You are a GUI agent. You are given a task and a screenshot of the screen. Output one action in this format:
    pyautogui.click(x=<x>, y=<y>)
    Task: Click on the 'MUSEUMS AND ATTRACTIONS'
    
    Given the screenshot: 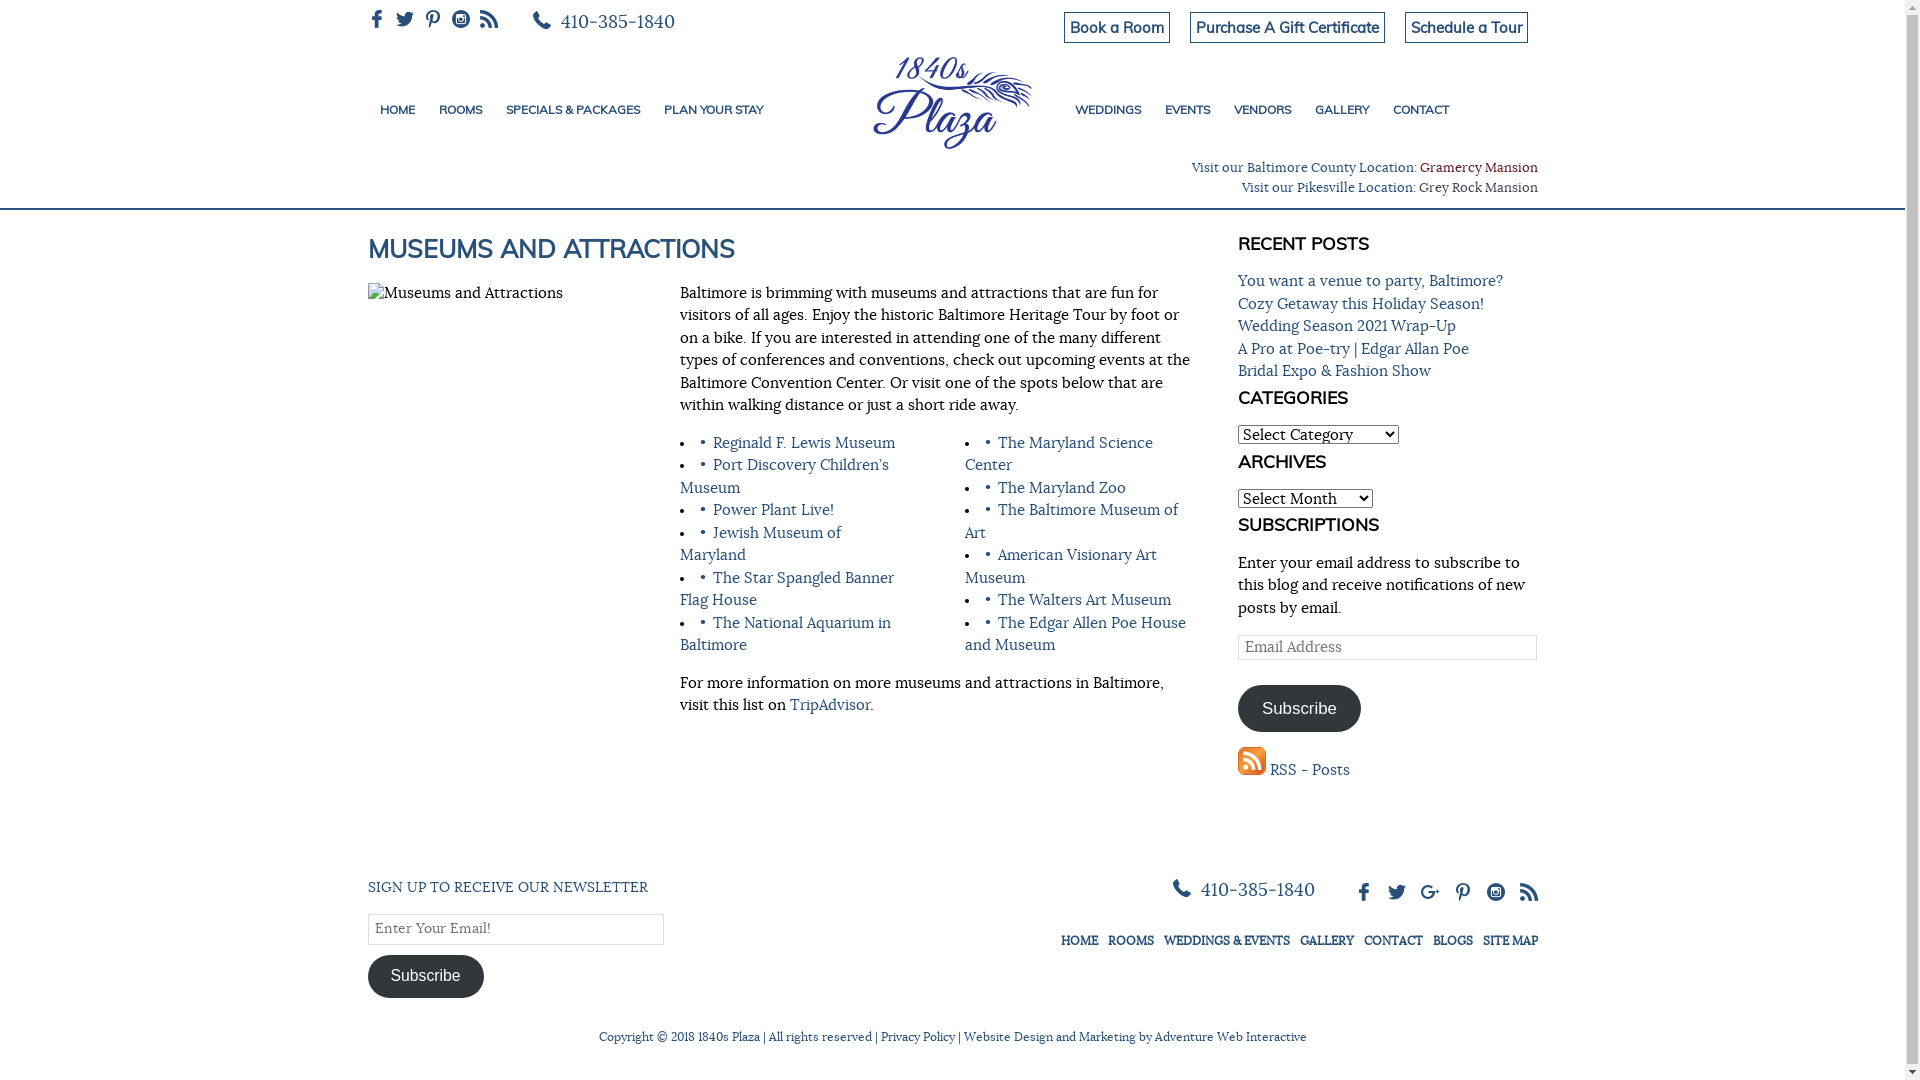 What is the action you would take?
    pyautogui.click(x=551, y=247)
    